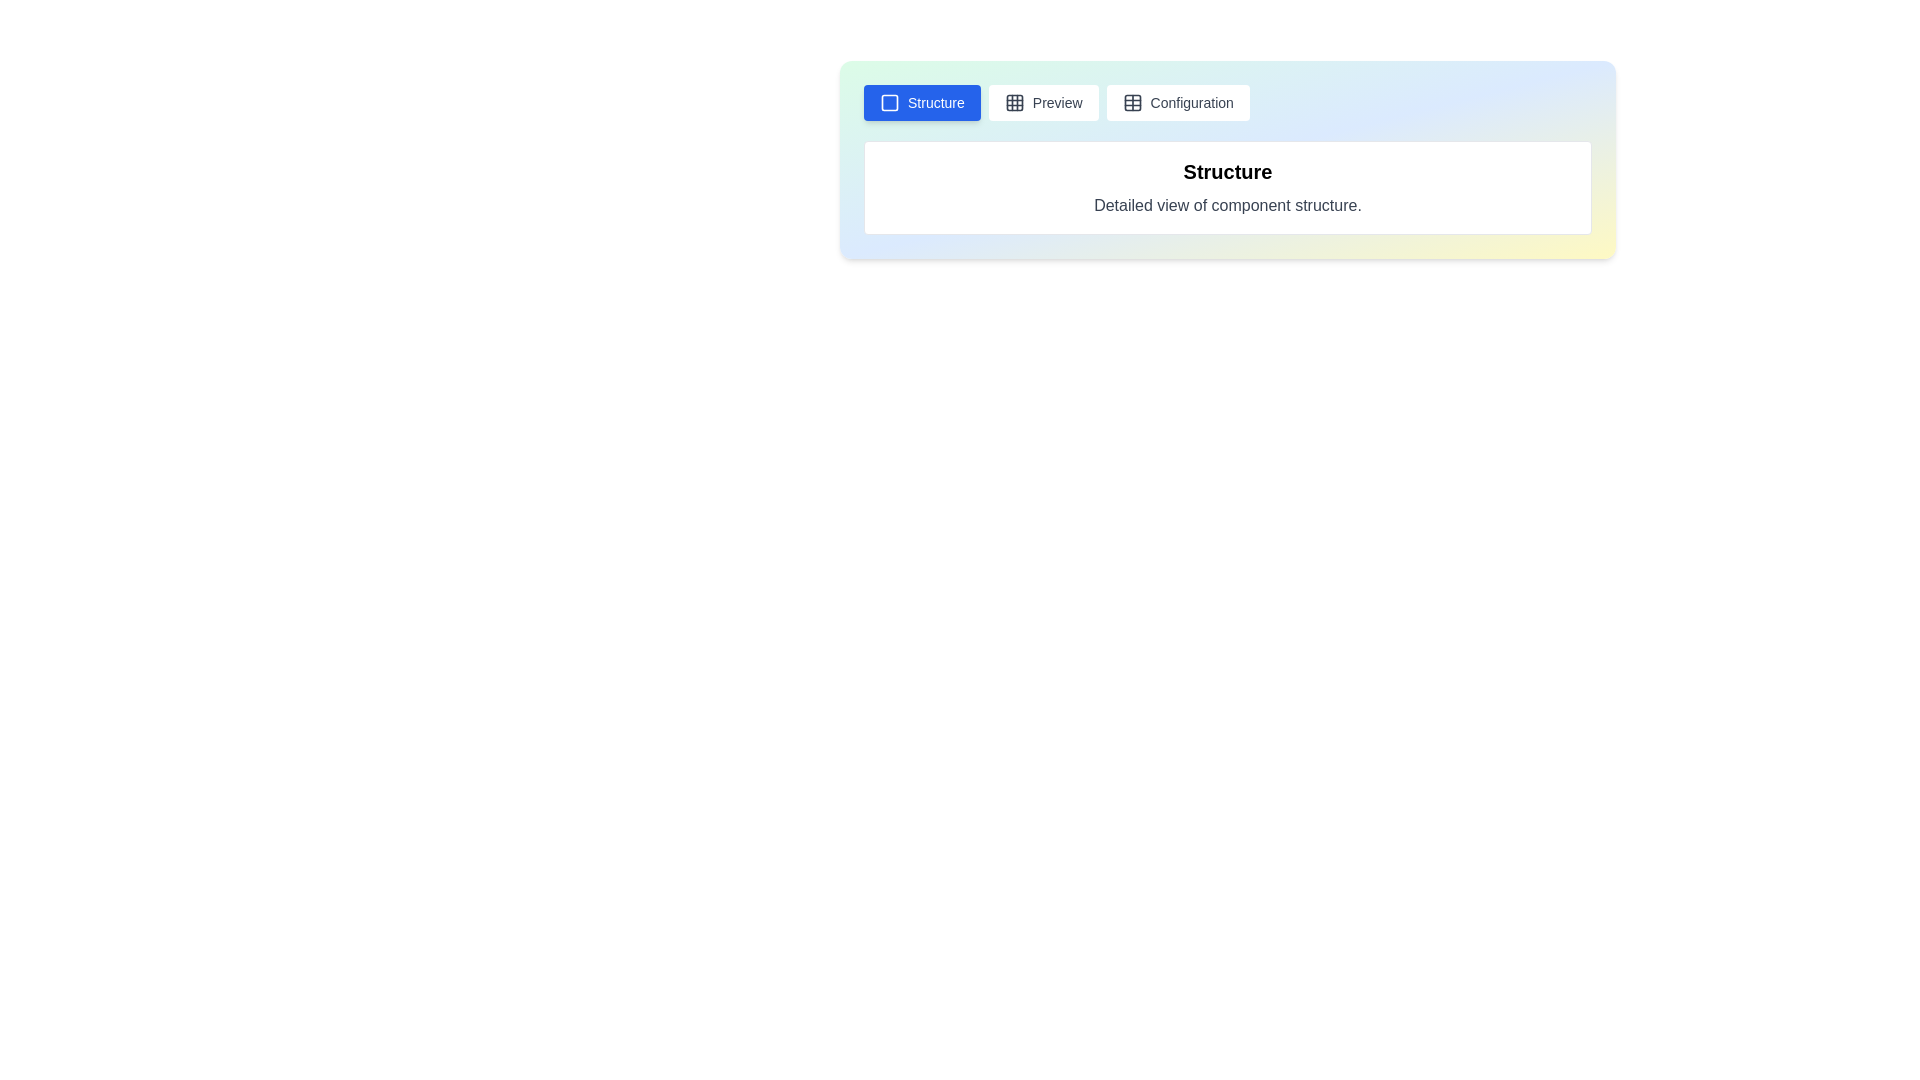  Describe the element at coordinates (920, 103) in the screenshot. I see `the Structure tab to observe its layout` at that location.